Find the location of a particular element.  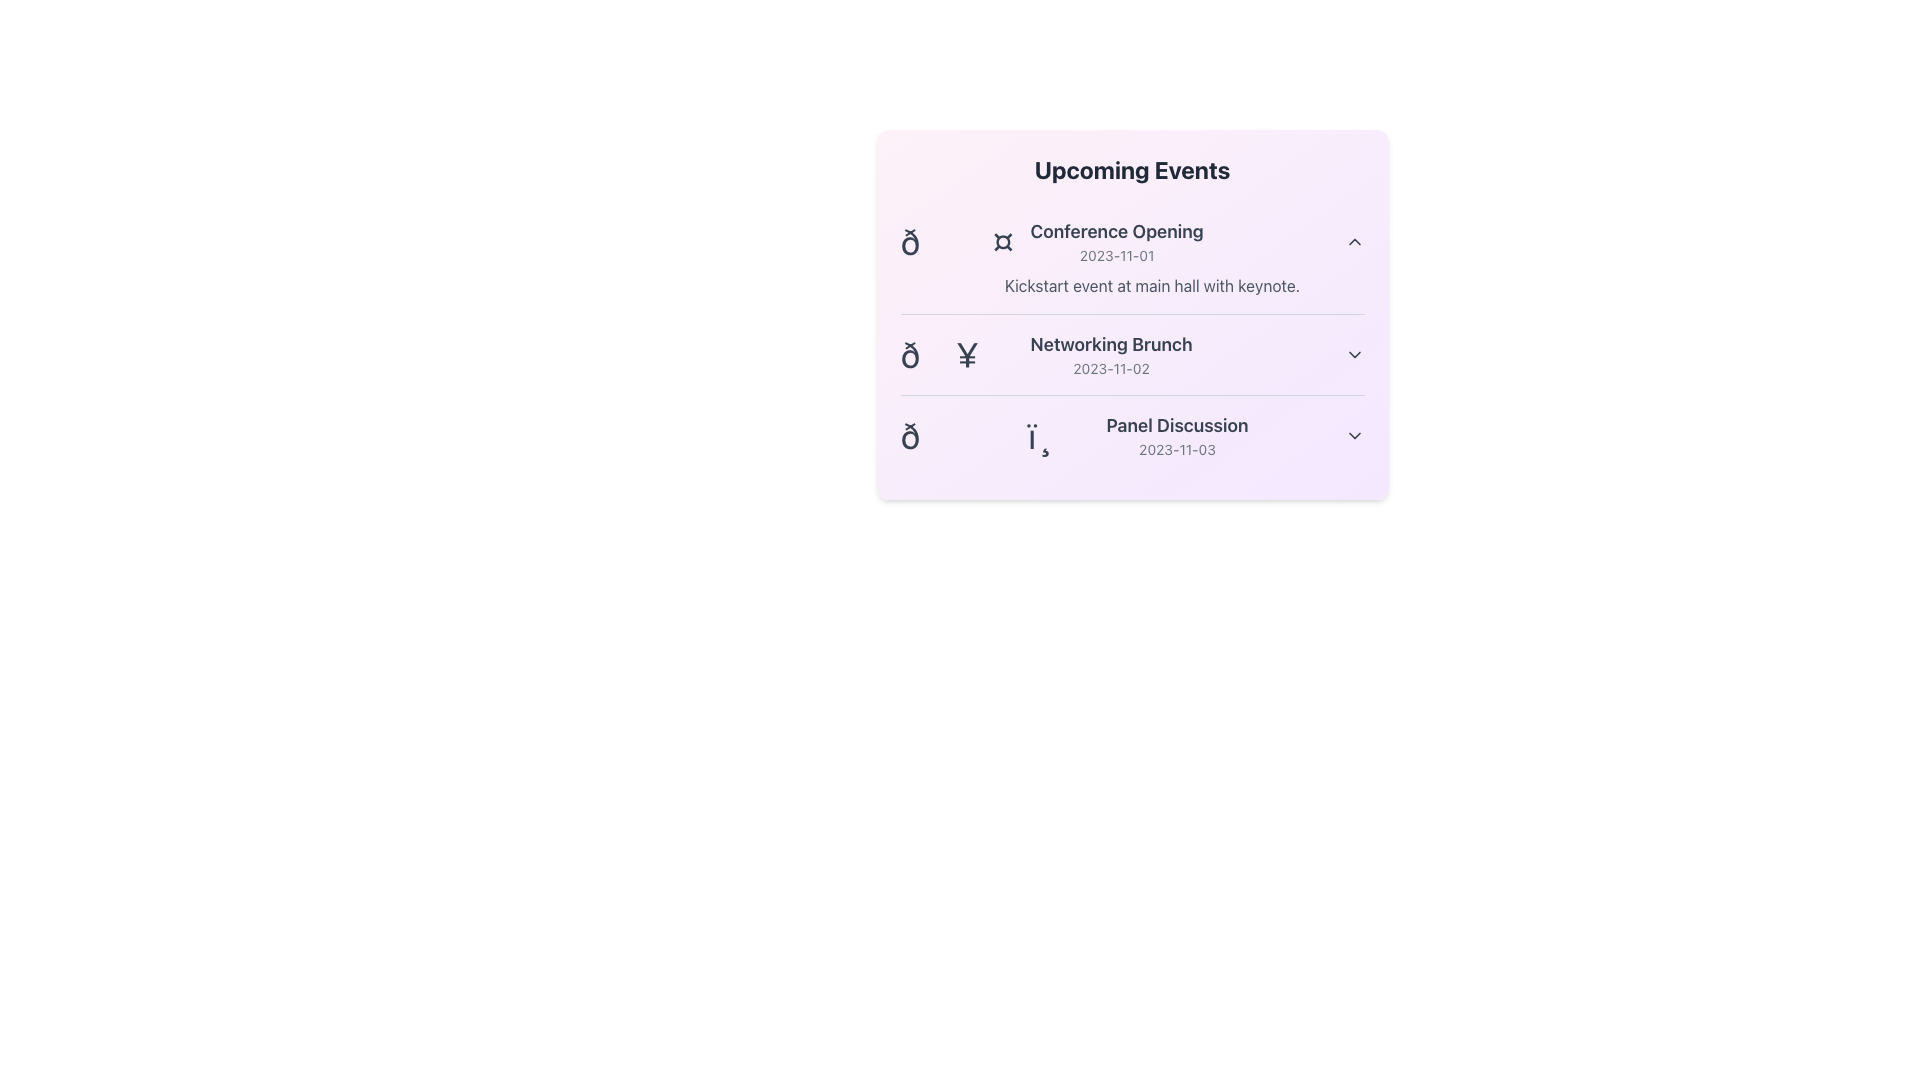

the static text label that reads 'Kickstart event at main hall with keynote.' located below 'Conference Opening' and '2023-11-01' in the 'Upcoming Events' section is located at coordinates (1132, 285).